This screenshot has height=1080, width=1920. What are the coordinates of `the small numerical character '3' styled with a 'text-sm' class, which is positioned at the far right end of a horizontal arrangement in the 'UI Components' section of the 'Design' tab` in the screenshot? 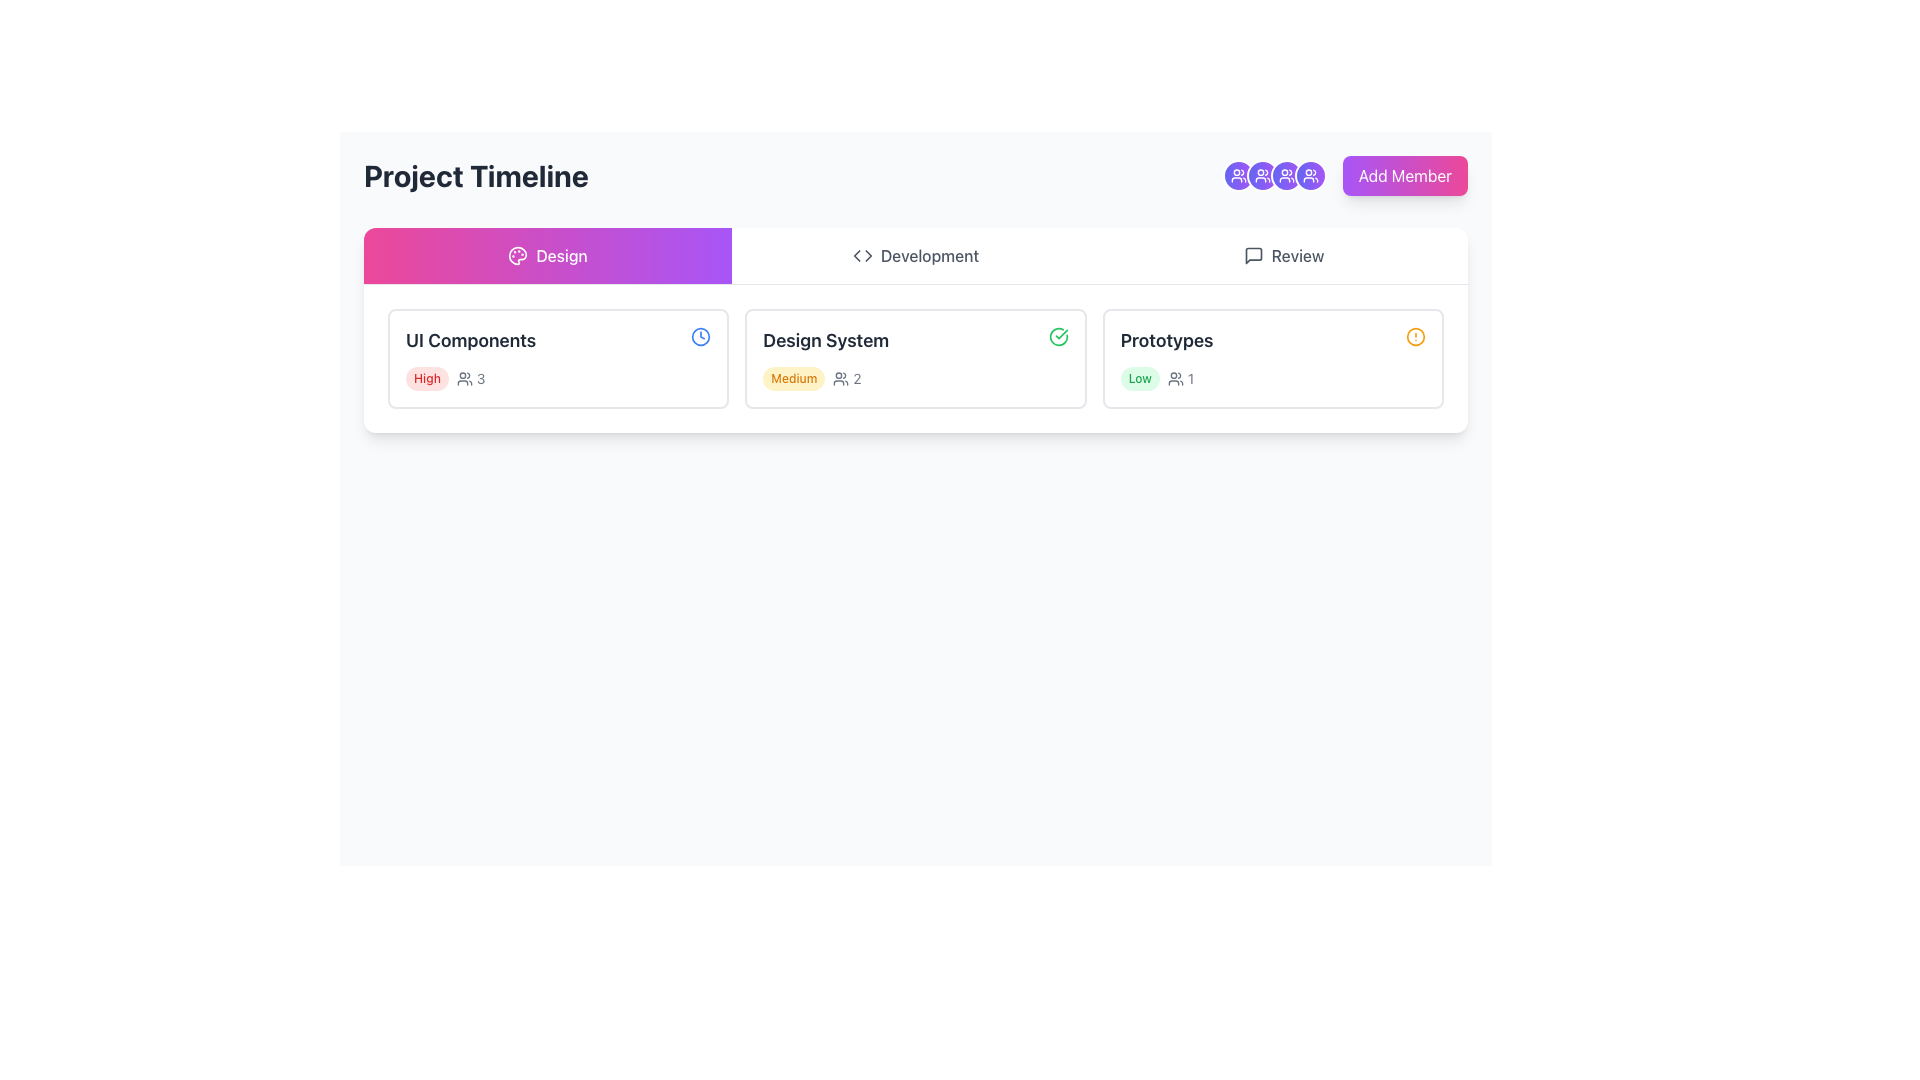 It's located at (481, 378).